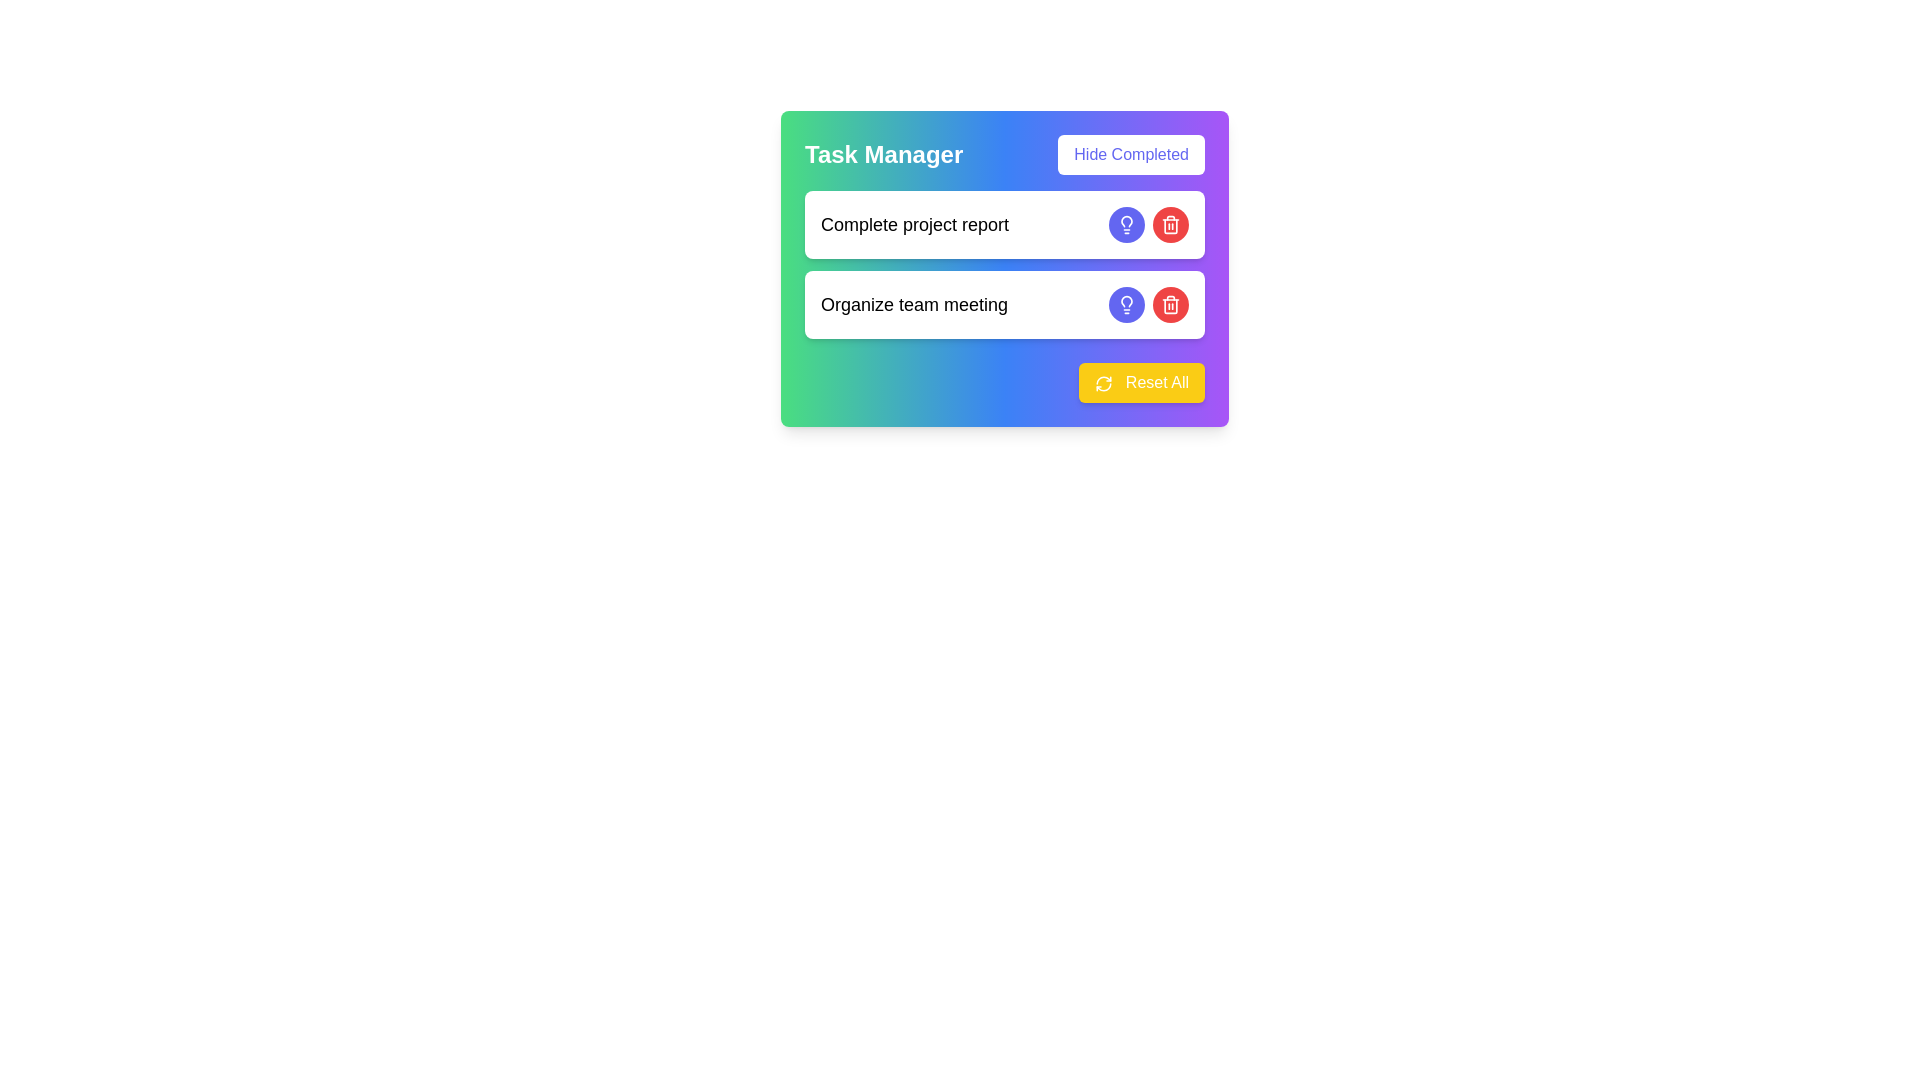 This screenshot has width=1920, height=1080. I want to click on the light bulb icon button located within the 'Task Manager' card, positioned to the right of the 'Complete project report' task item, so click(1127, 300).